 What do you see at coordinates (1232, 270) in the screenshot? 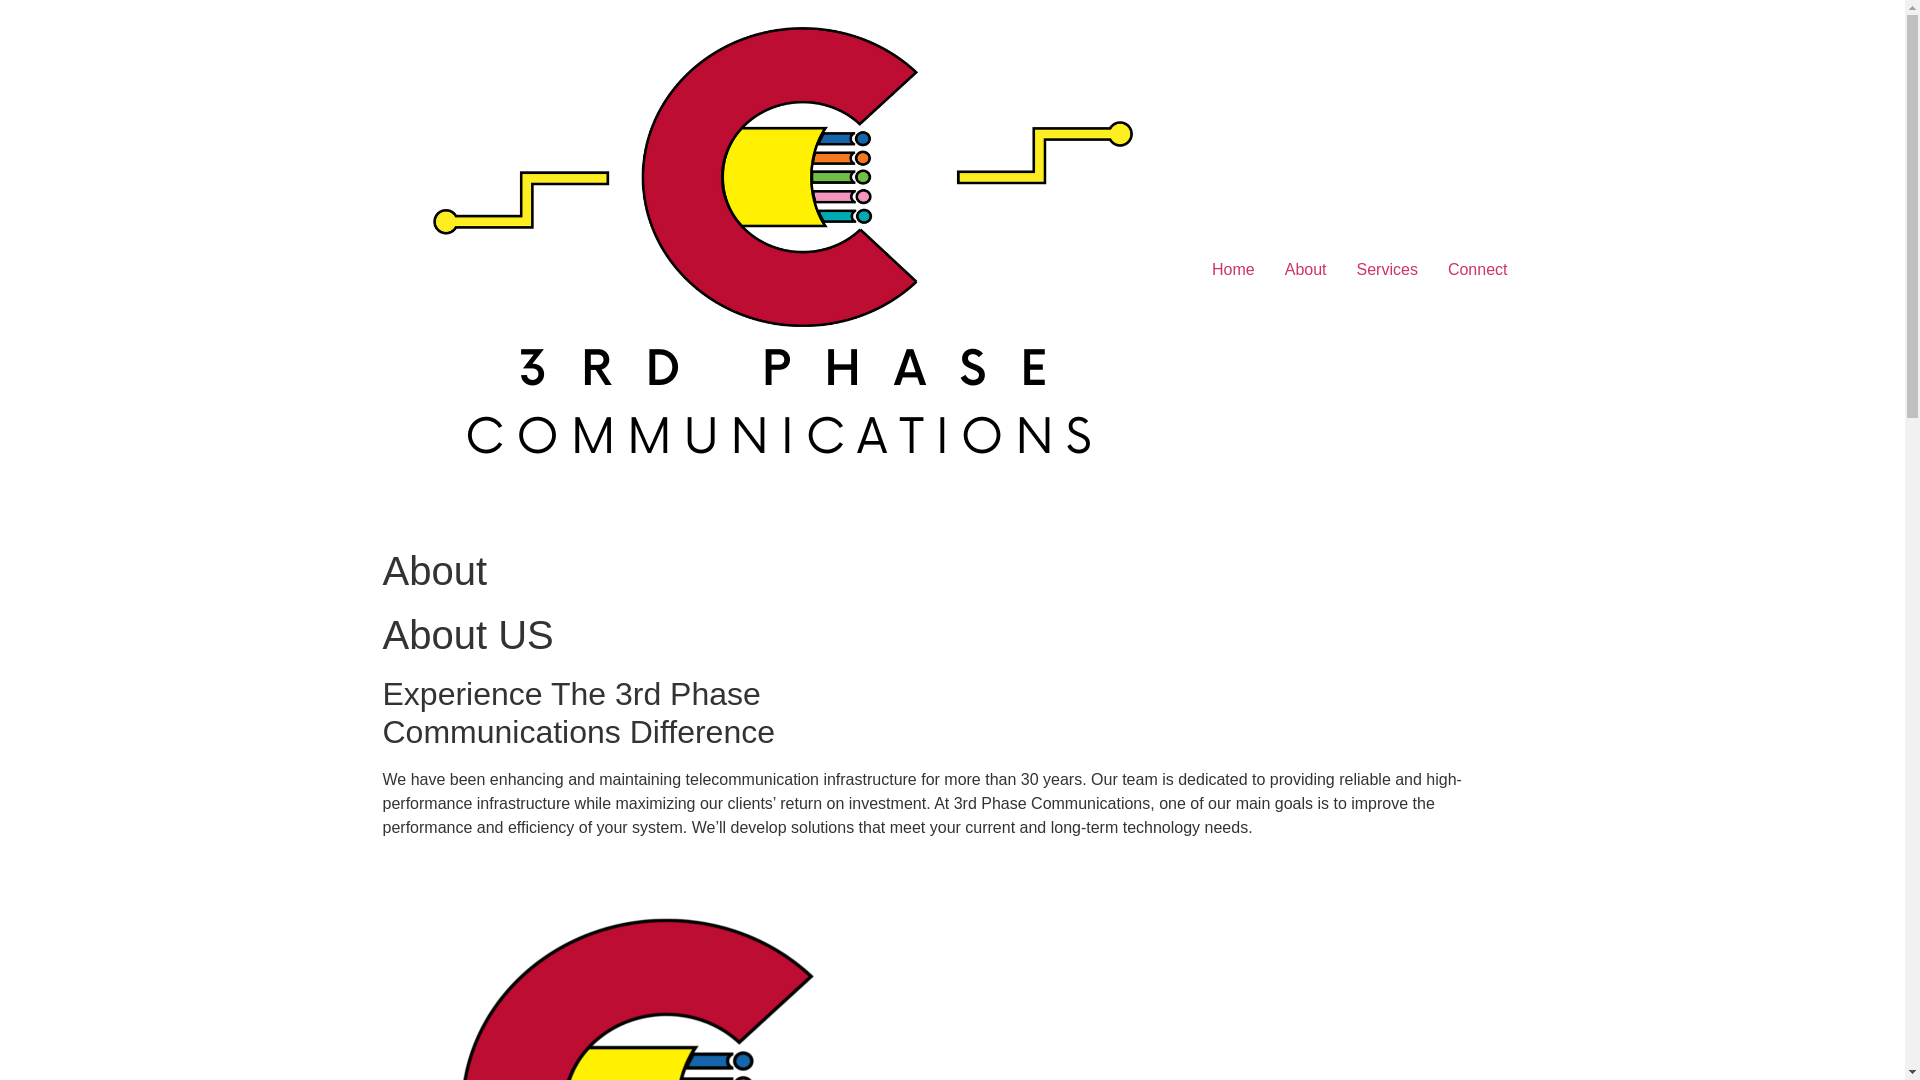
I see `'Home'` at bounding box center [1232, 270].